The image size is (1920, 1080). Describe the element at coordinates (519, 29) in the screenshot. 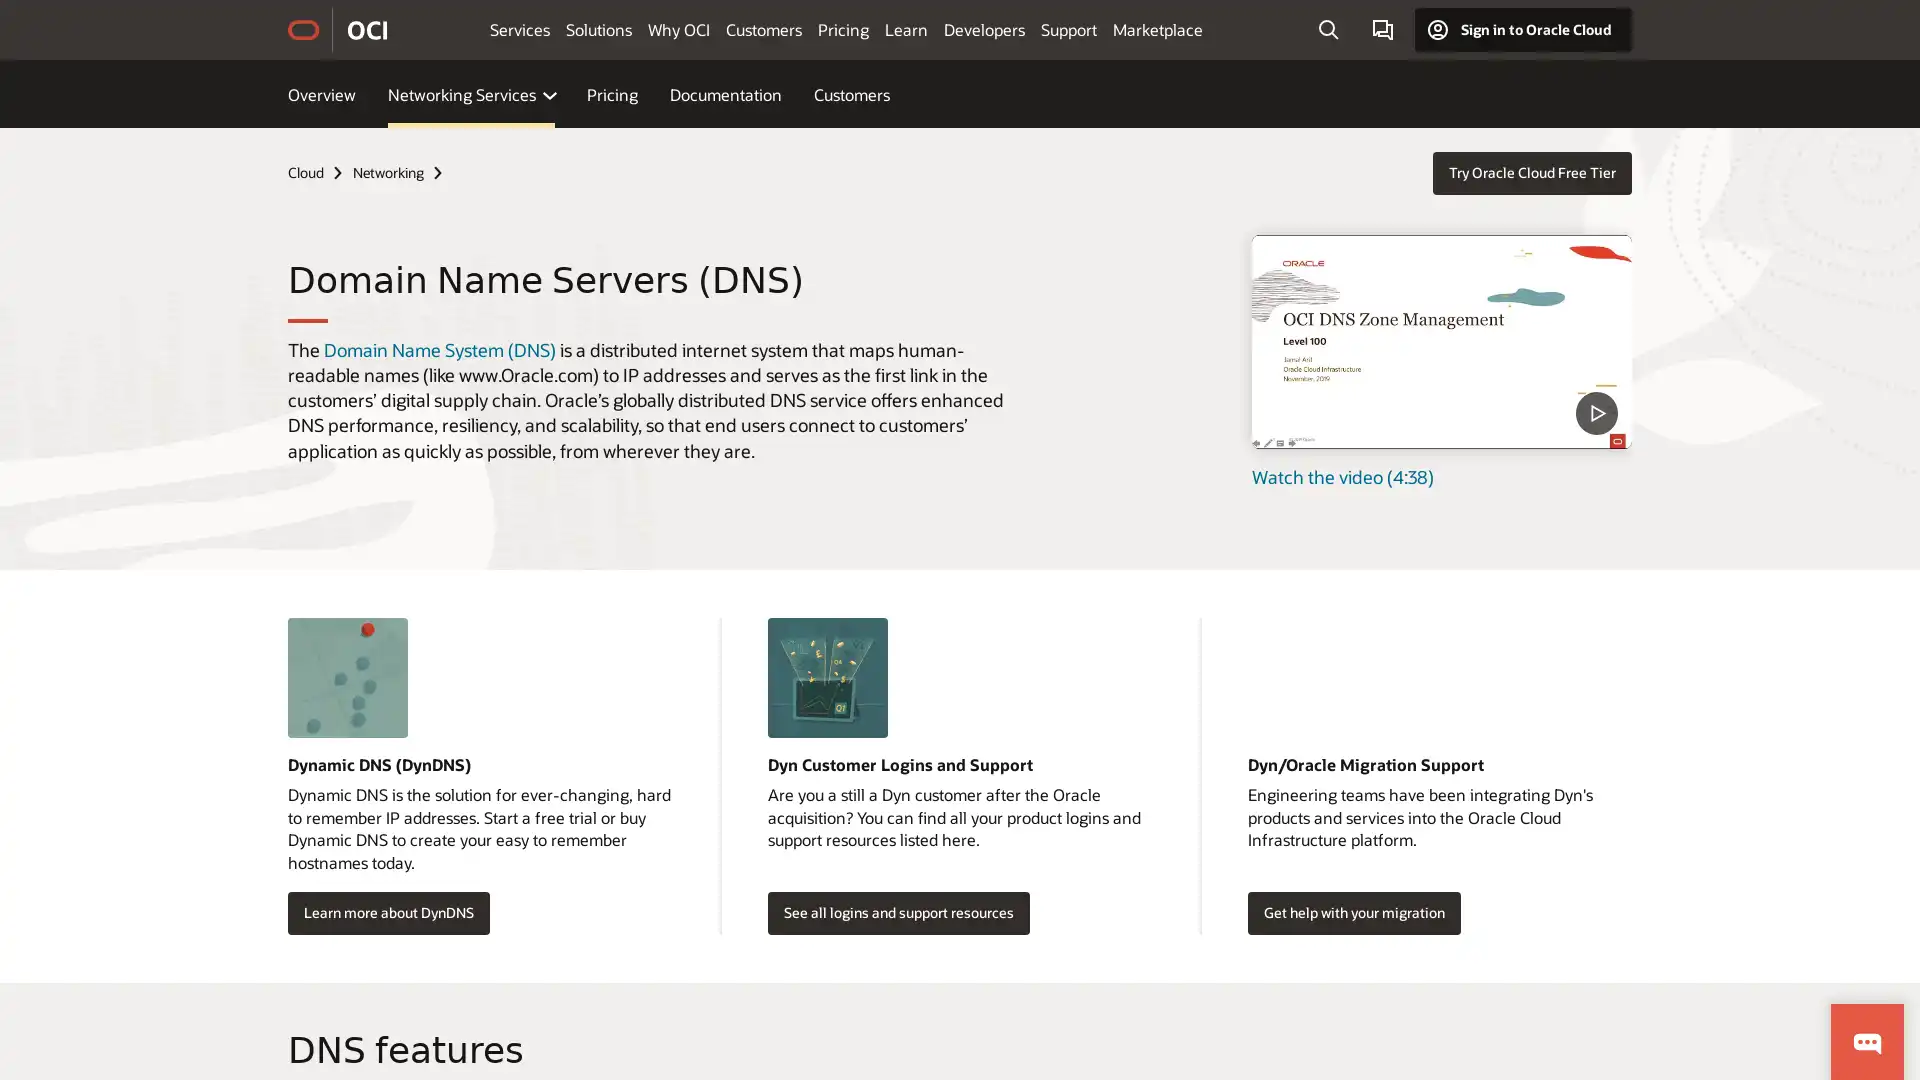

I see `Services` at that location.